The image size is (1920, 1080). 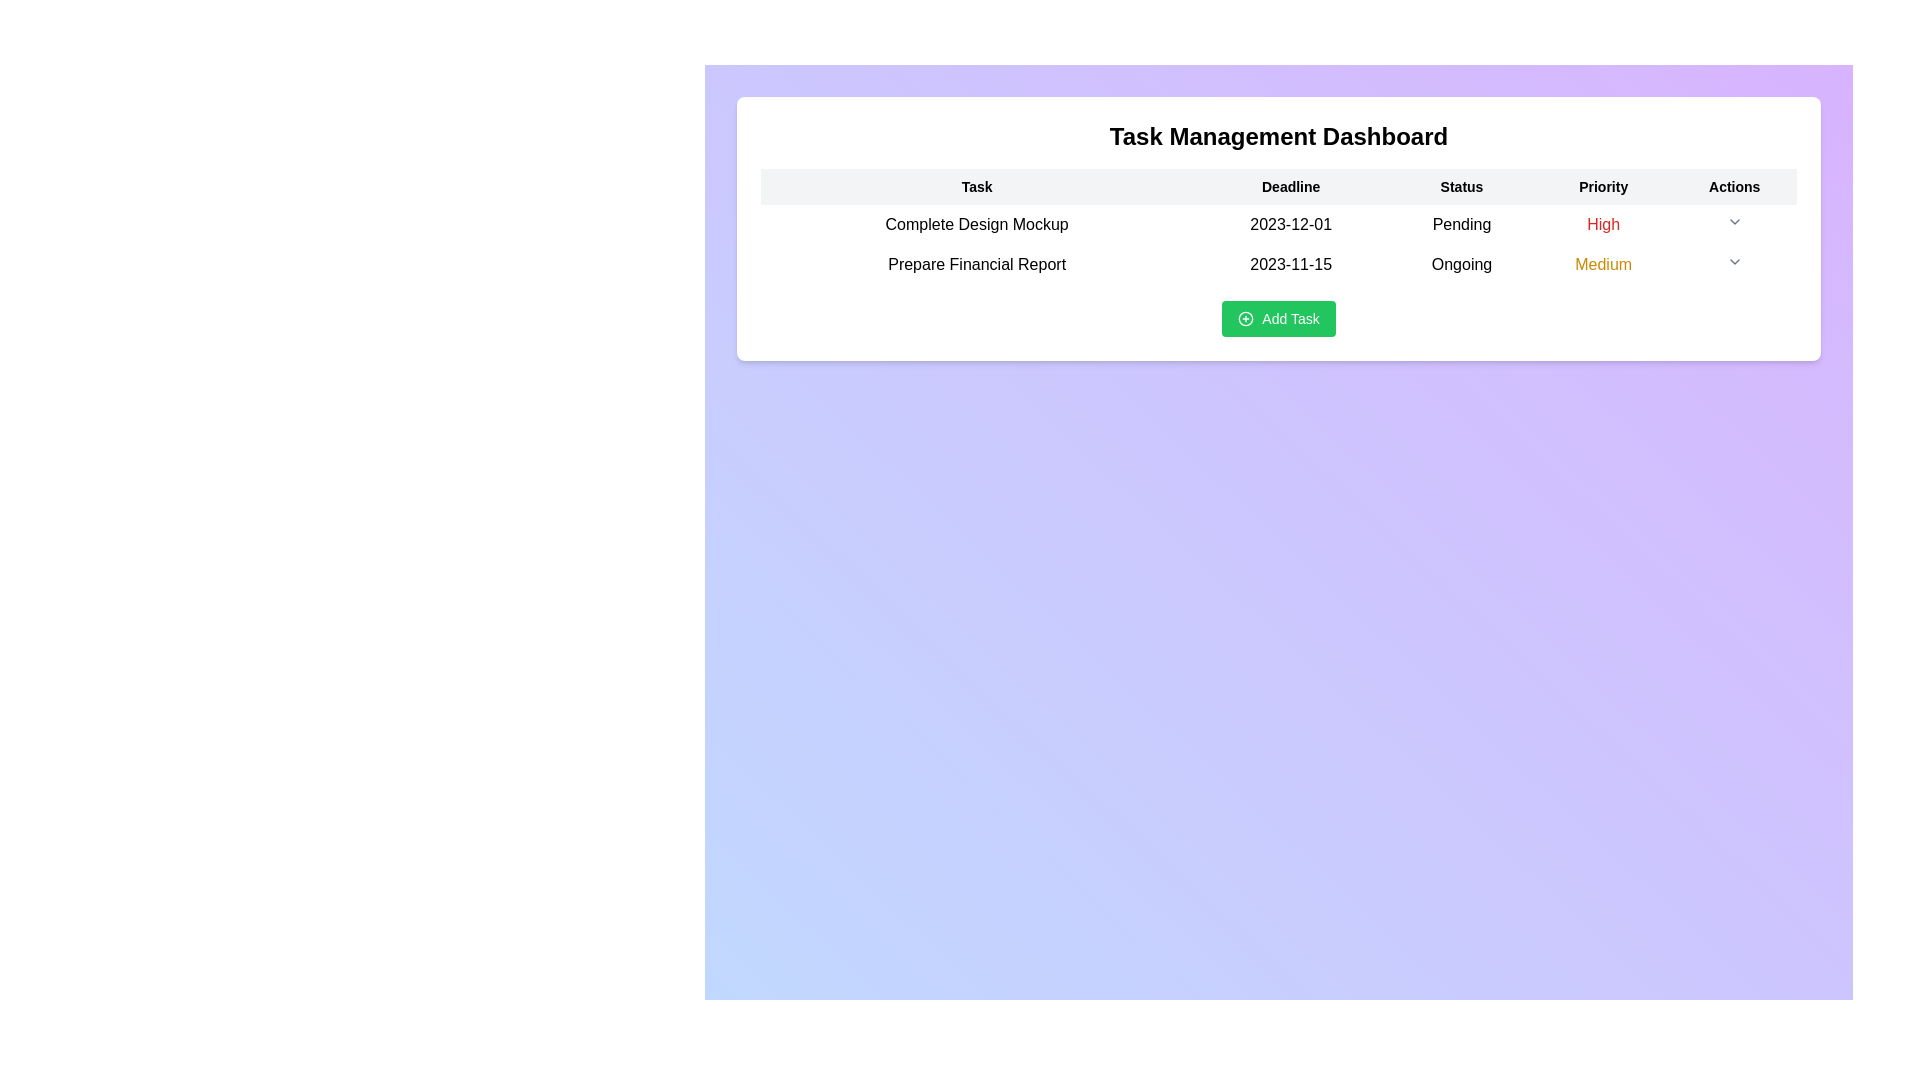 I want to click on the non-interactive Text label indicating the priority level of the corresponding task located in the second row under the 'Priority' column, so click(x=1603, y=263).